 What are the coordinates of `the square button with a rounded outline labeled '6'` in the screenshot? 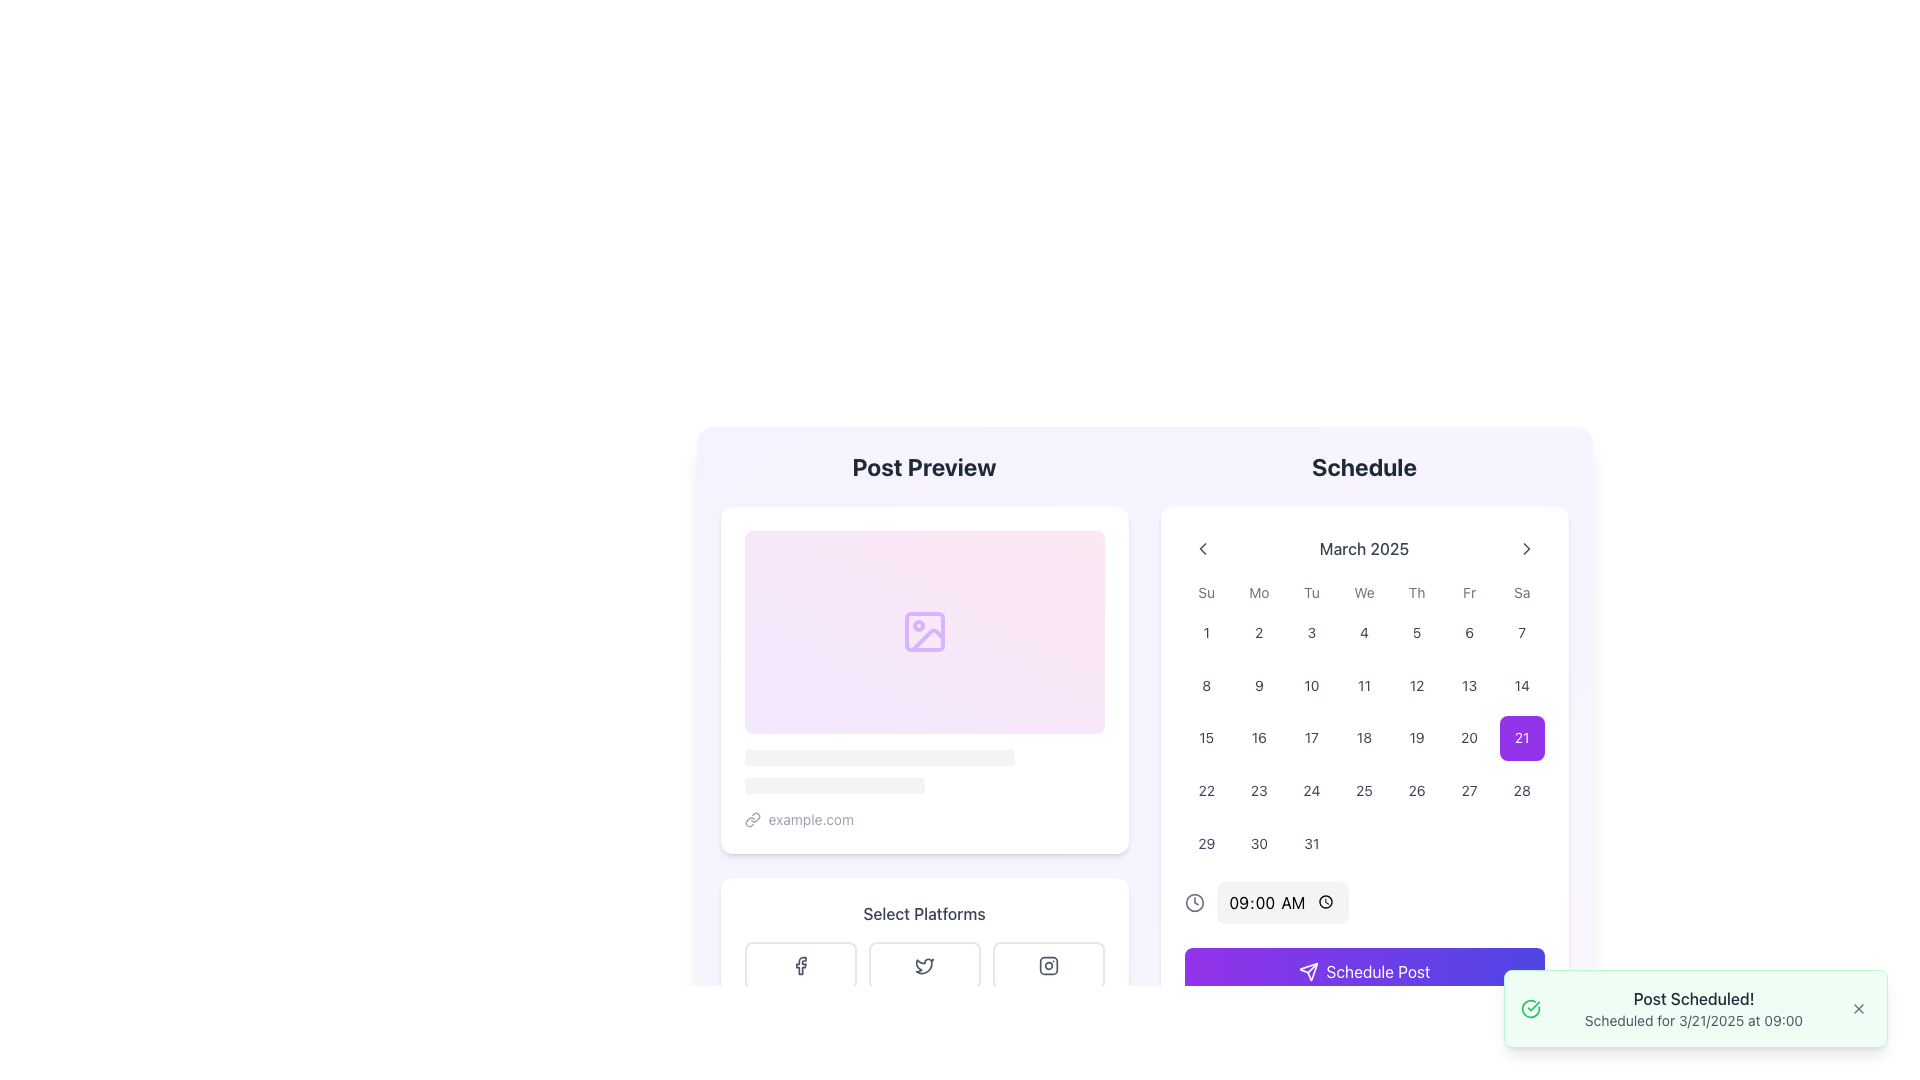 It's located at (1469, 633).